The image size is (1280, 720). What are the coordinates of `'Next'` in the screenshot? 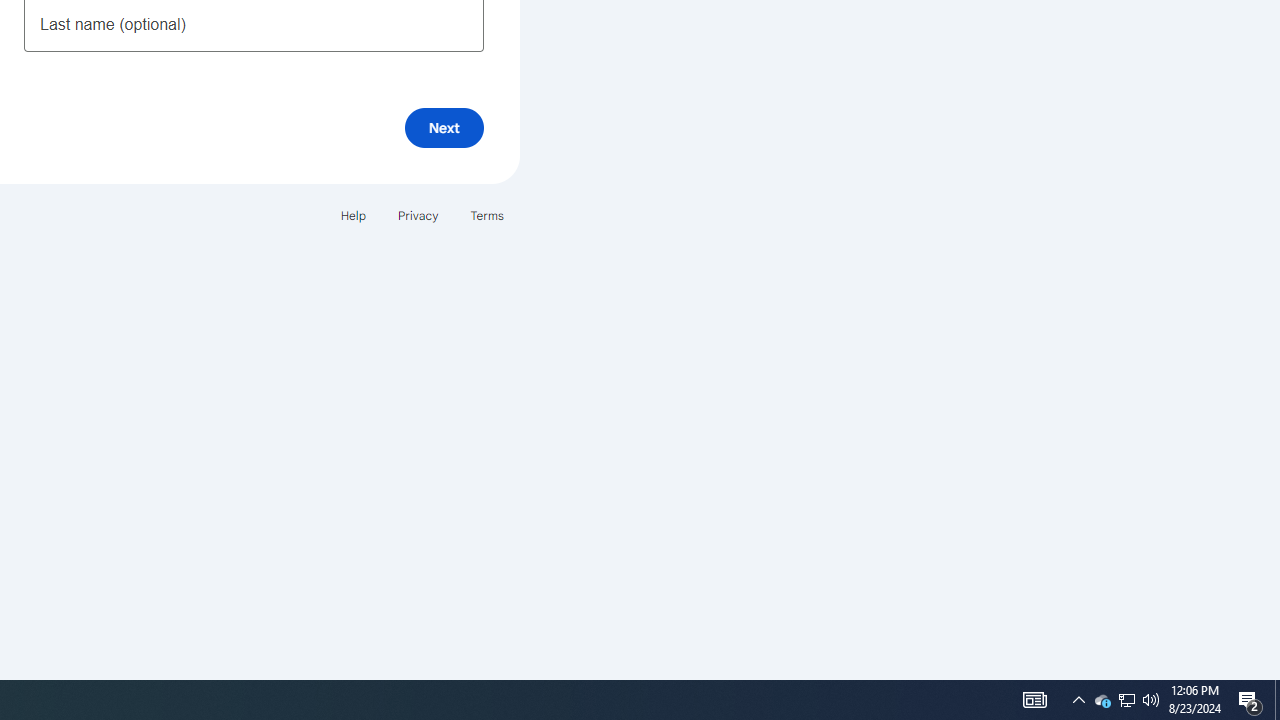 It's located at (443, 127).